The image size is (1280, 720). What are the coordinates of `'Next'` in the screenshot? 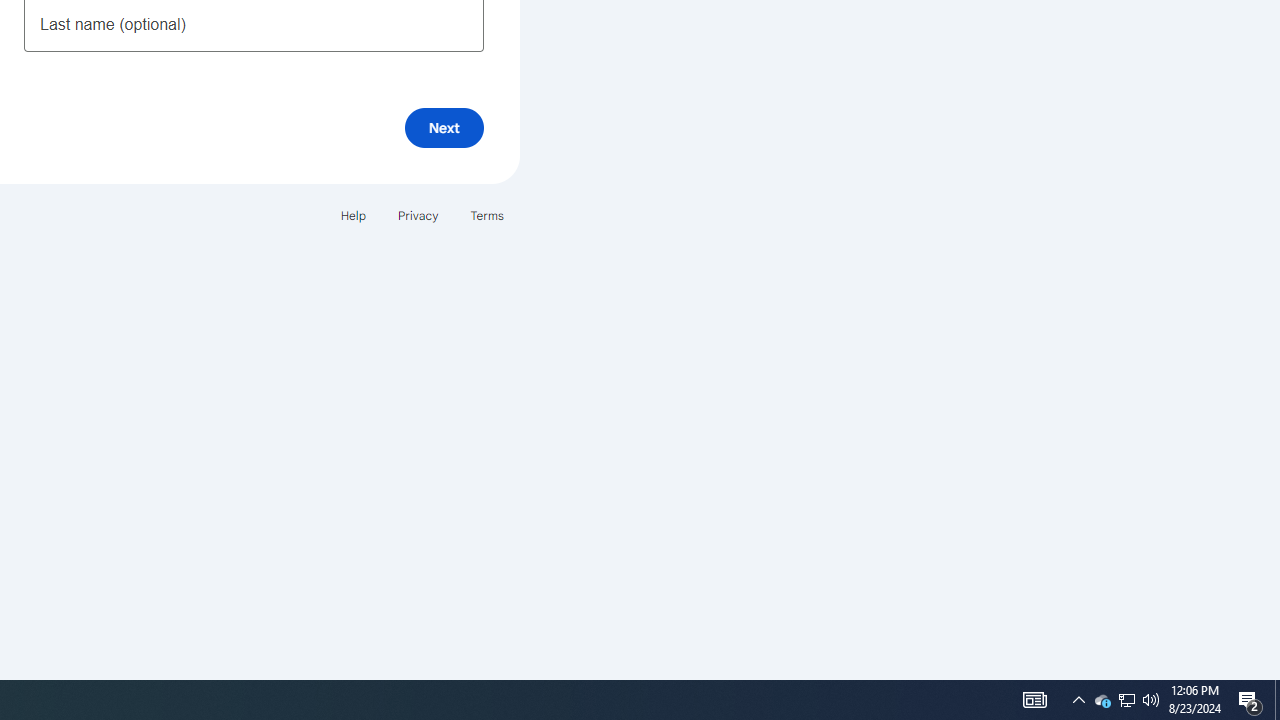 It's located at (443, 127).